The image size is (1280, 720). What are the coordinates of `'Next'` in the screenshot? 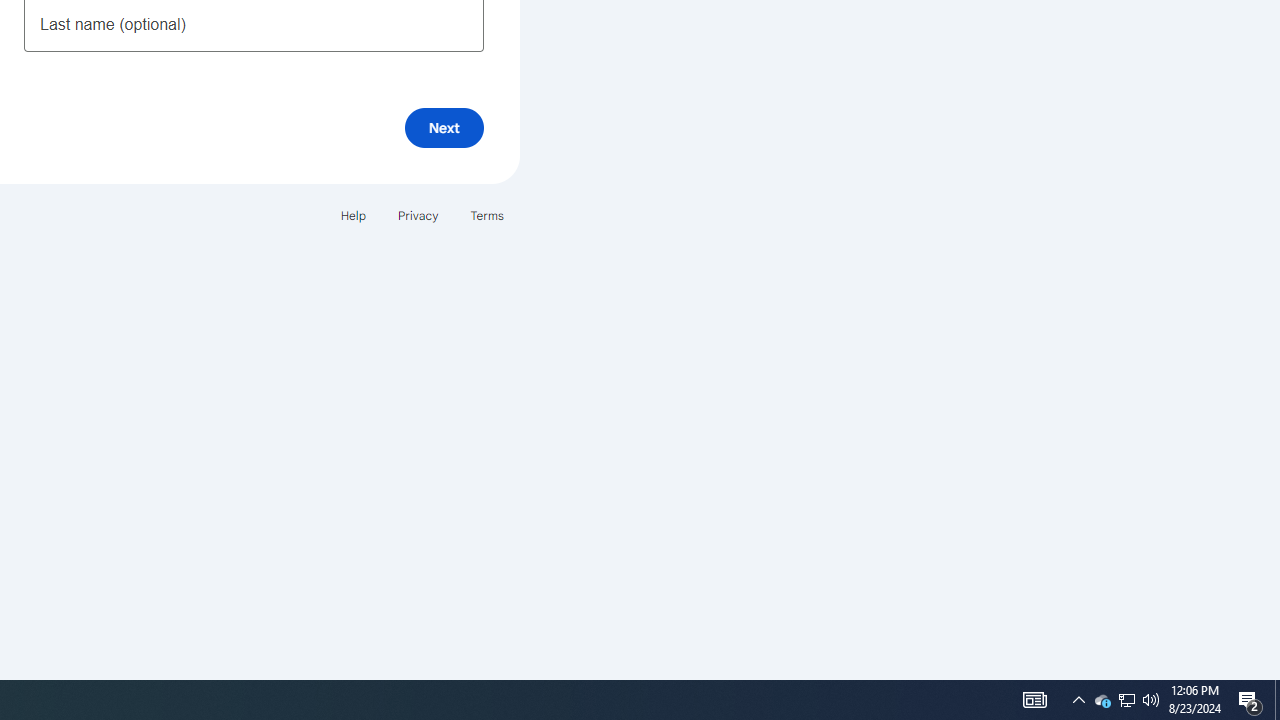 It's located at (443, 127).